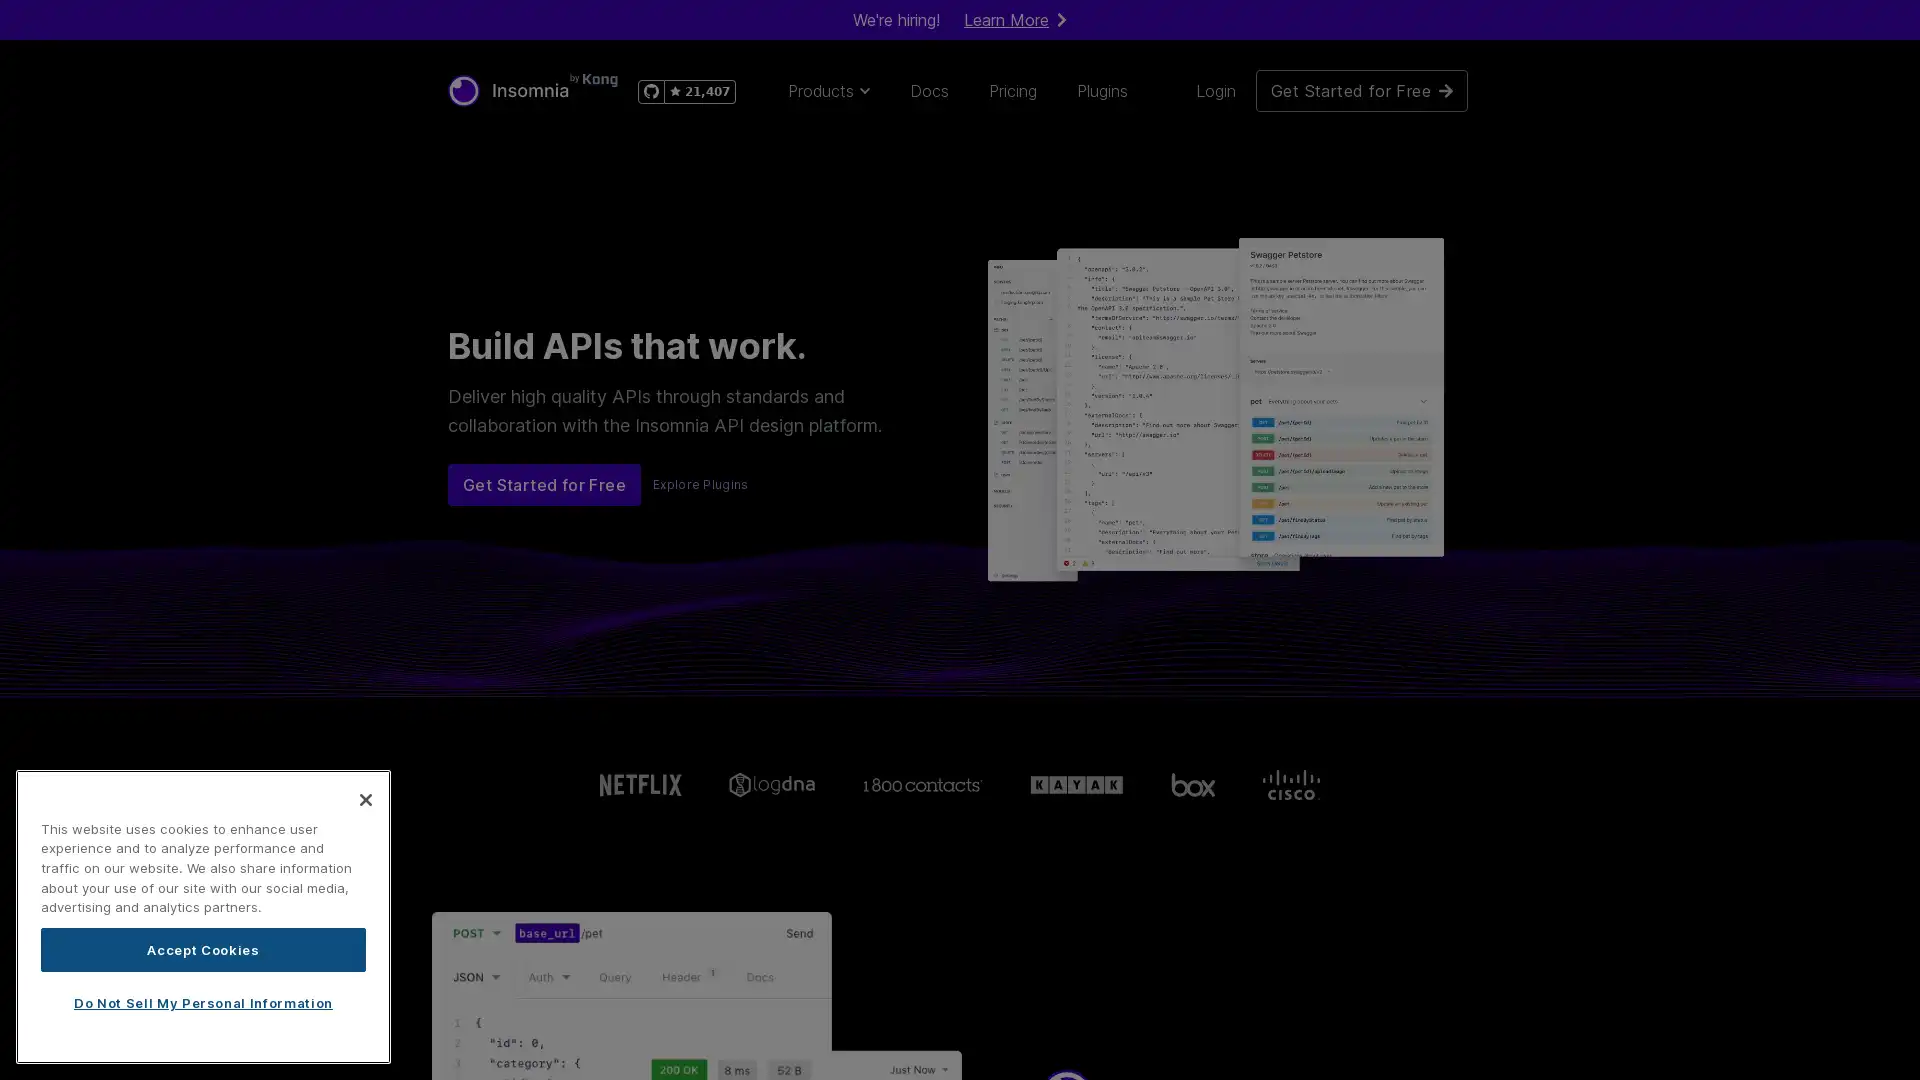  I want to click on Accept Cookies, so click(203, 948).